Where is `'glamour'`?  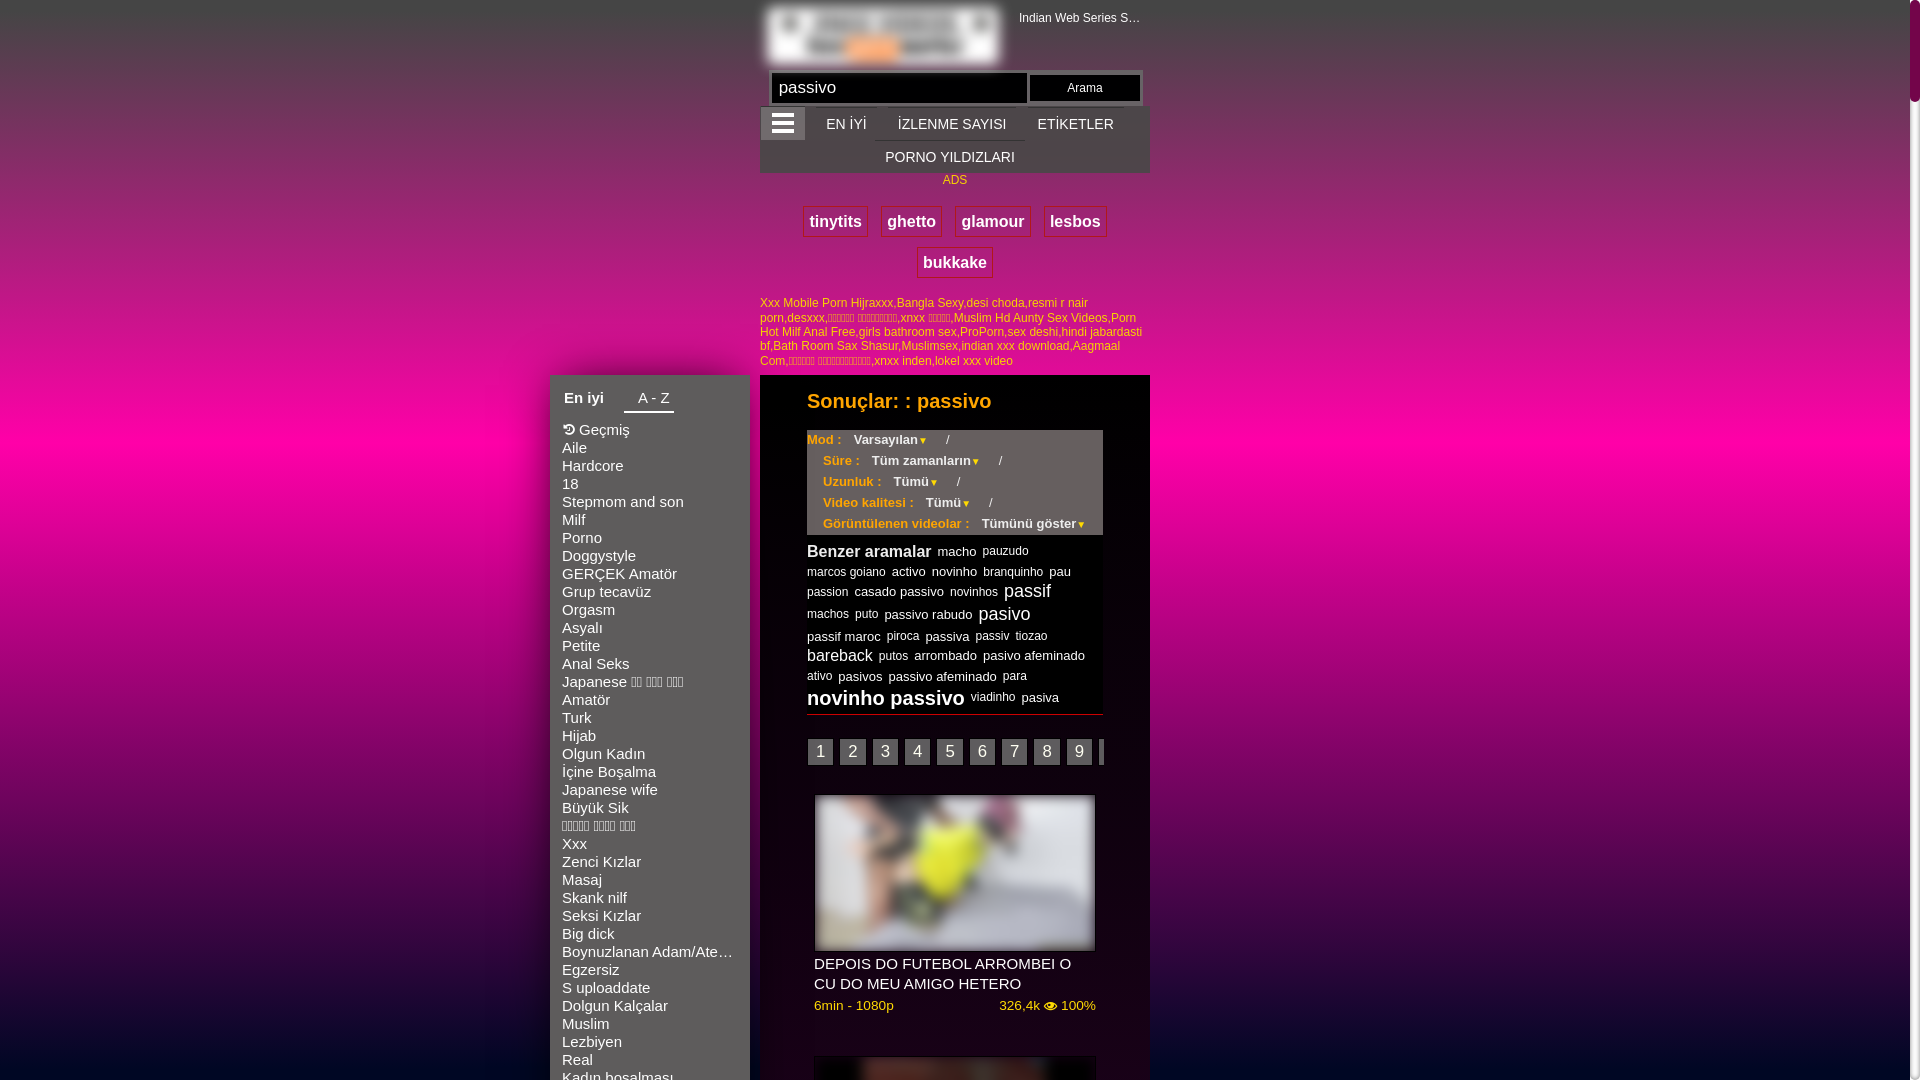
'glamour' is located at coordinates (992, 221).